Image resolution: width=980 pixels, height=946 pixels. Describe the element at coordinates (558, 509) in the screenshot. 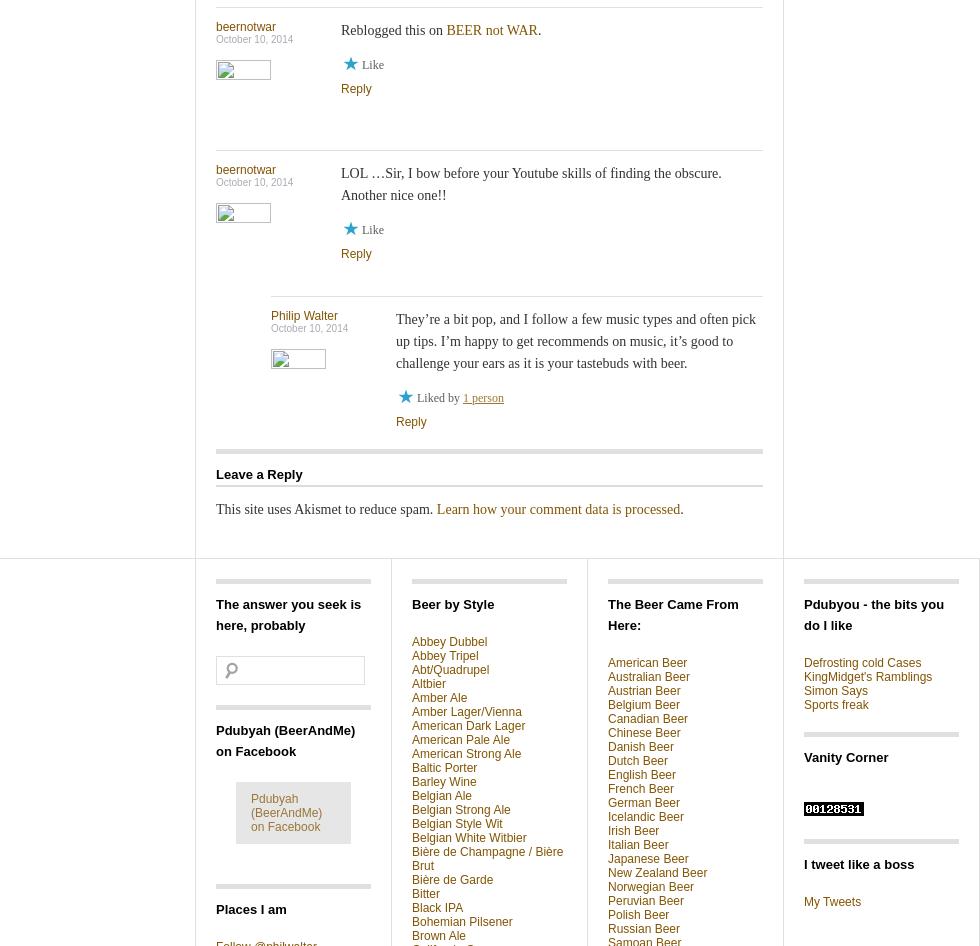

I see `'Learn how your comment data is processed'` at that location.